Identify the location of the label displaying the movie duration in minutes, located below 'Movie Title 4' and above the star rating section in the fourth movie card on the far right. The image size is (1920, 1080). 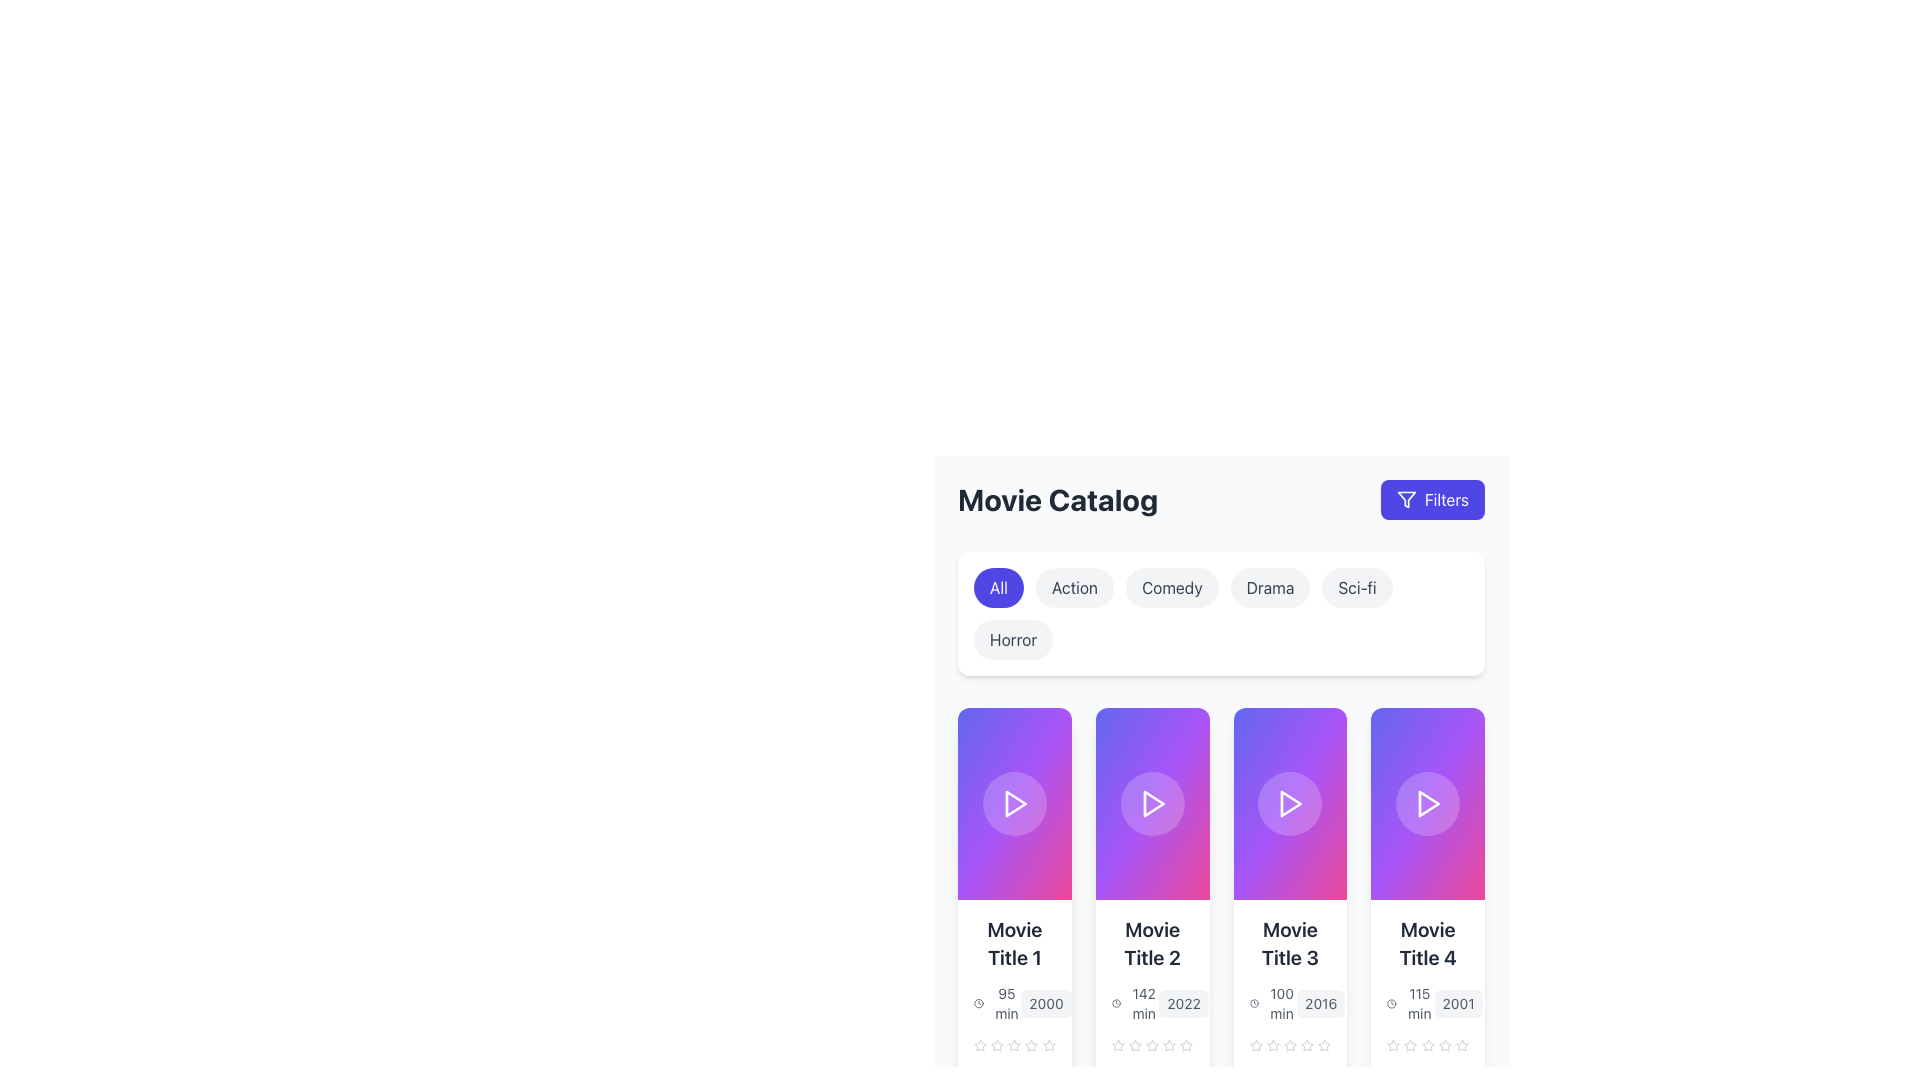
(1410, 1003).